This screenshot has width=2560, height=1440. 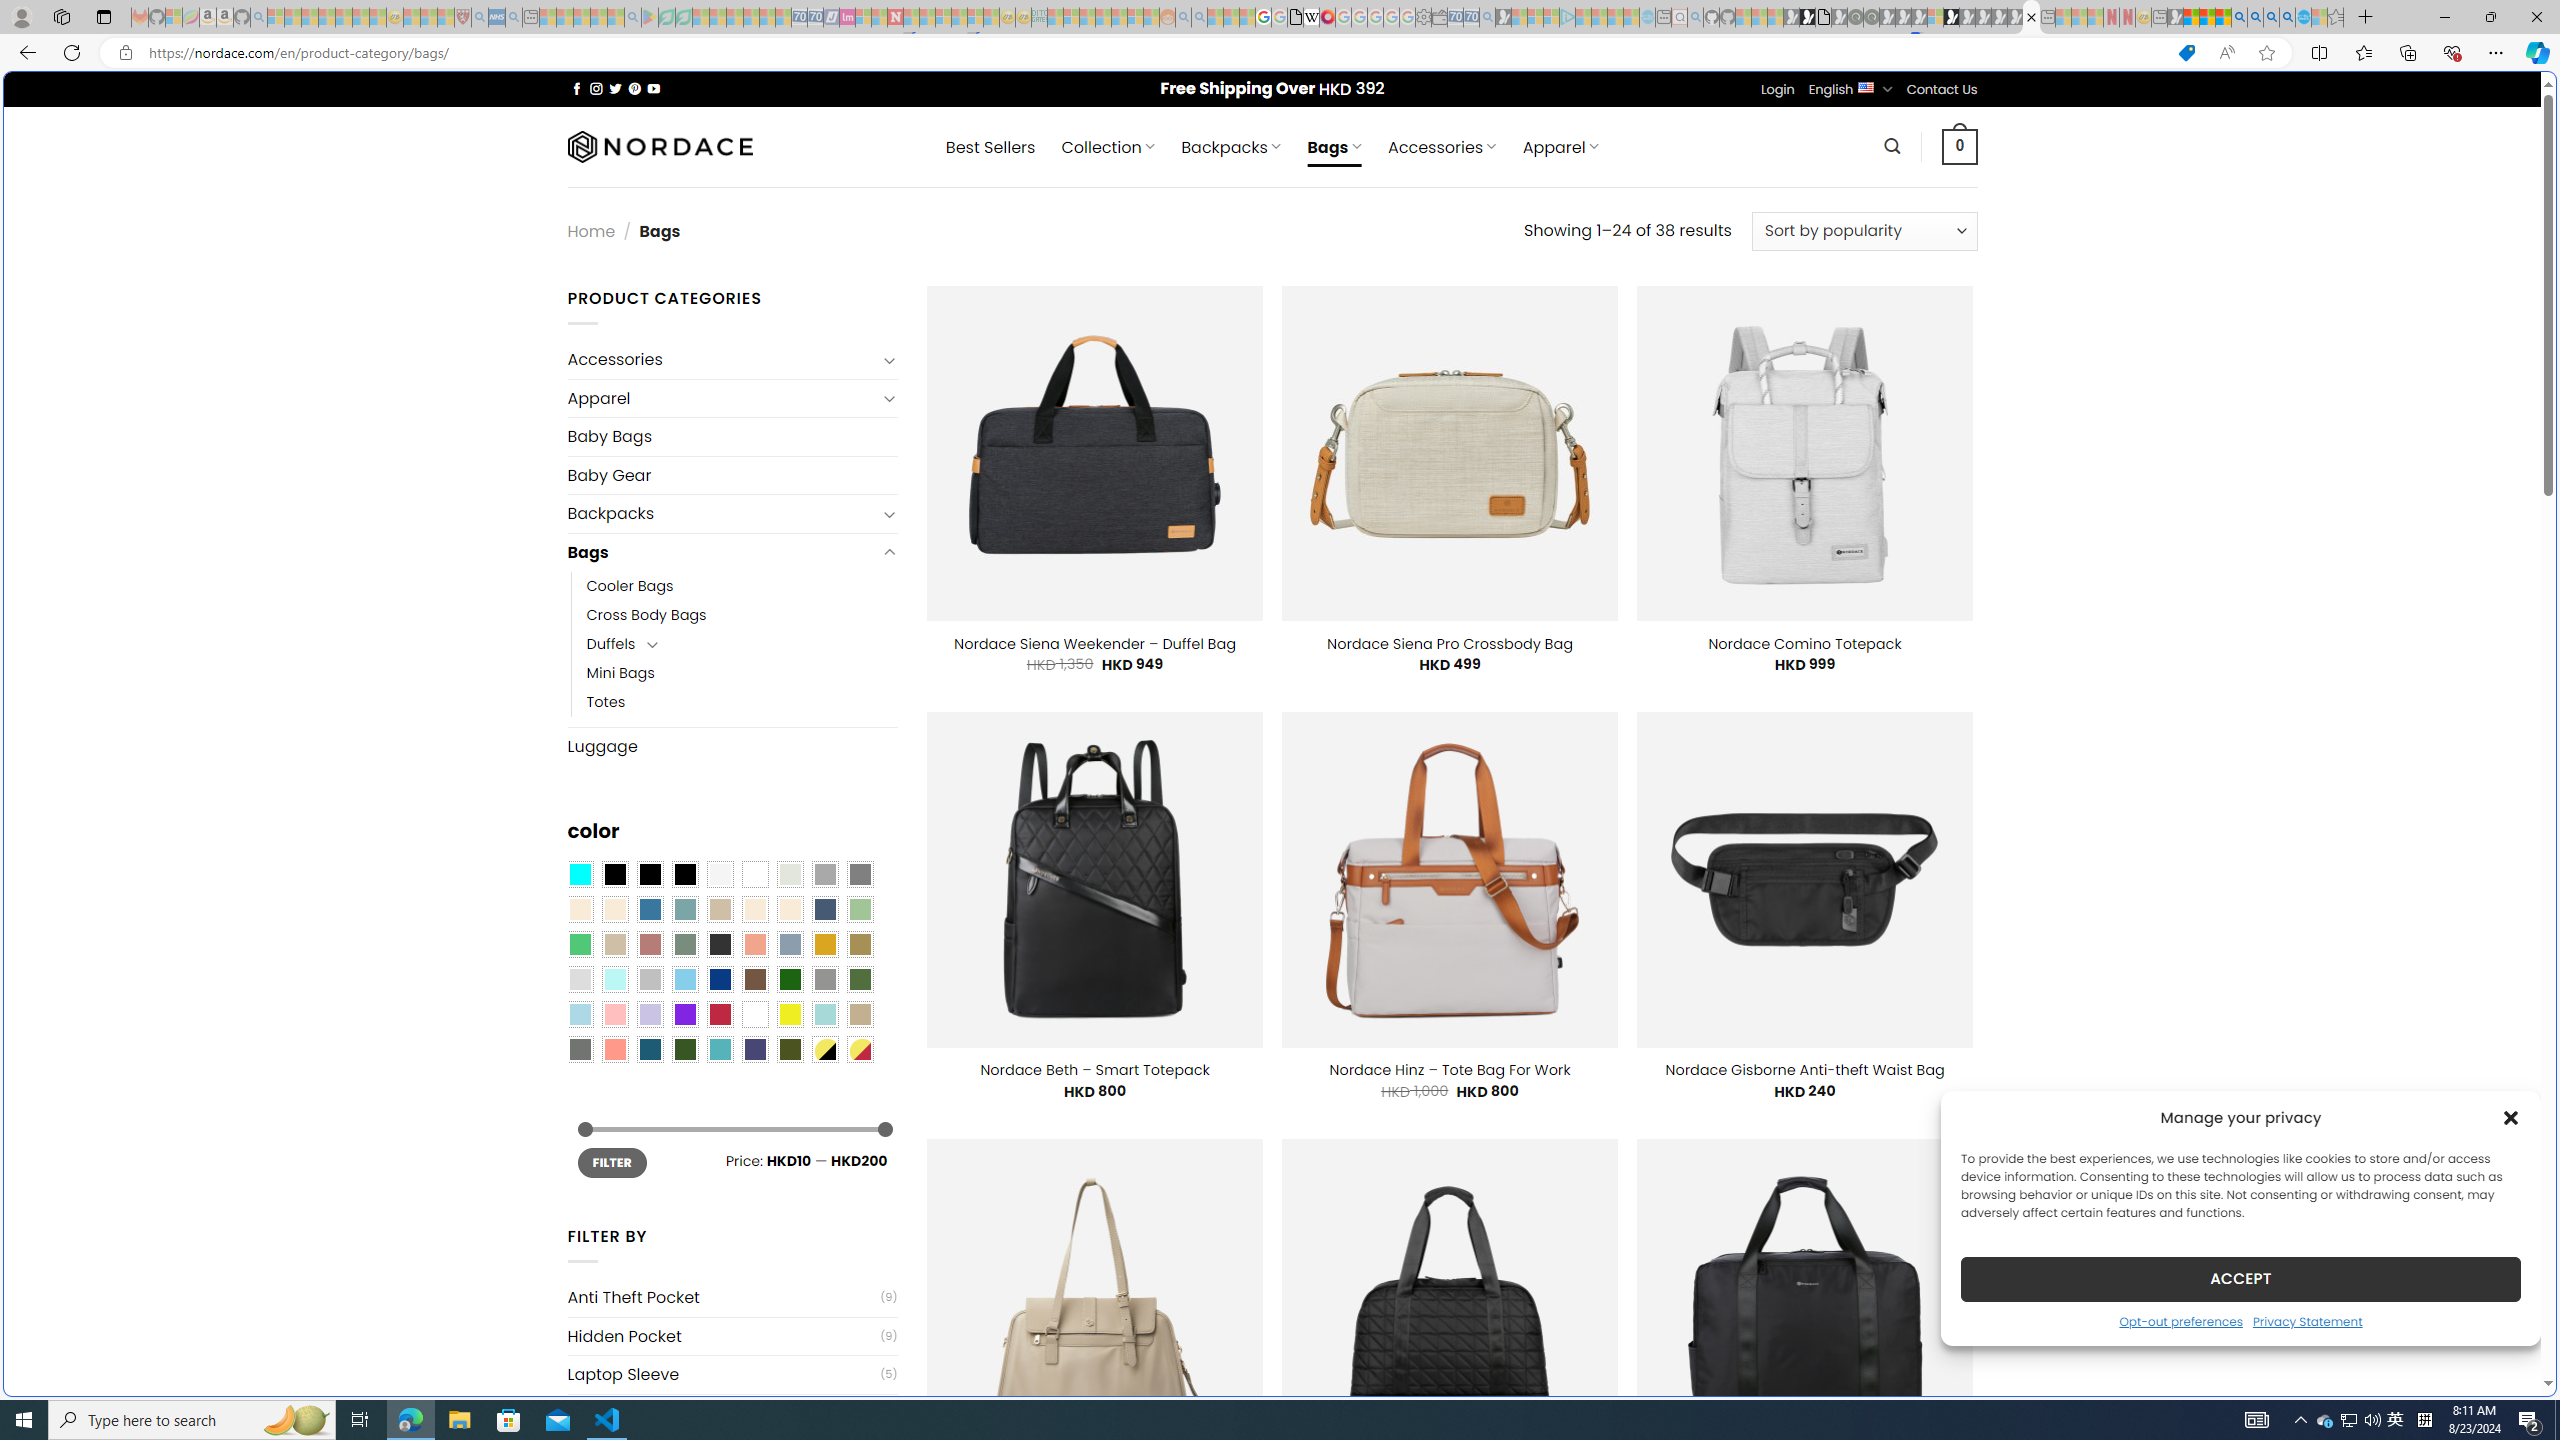 What do you see at coordinates (718, 909) in the screenshot?
I see `'Brownie'` at bounding box center [718, 909].